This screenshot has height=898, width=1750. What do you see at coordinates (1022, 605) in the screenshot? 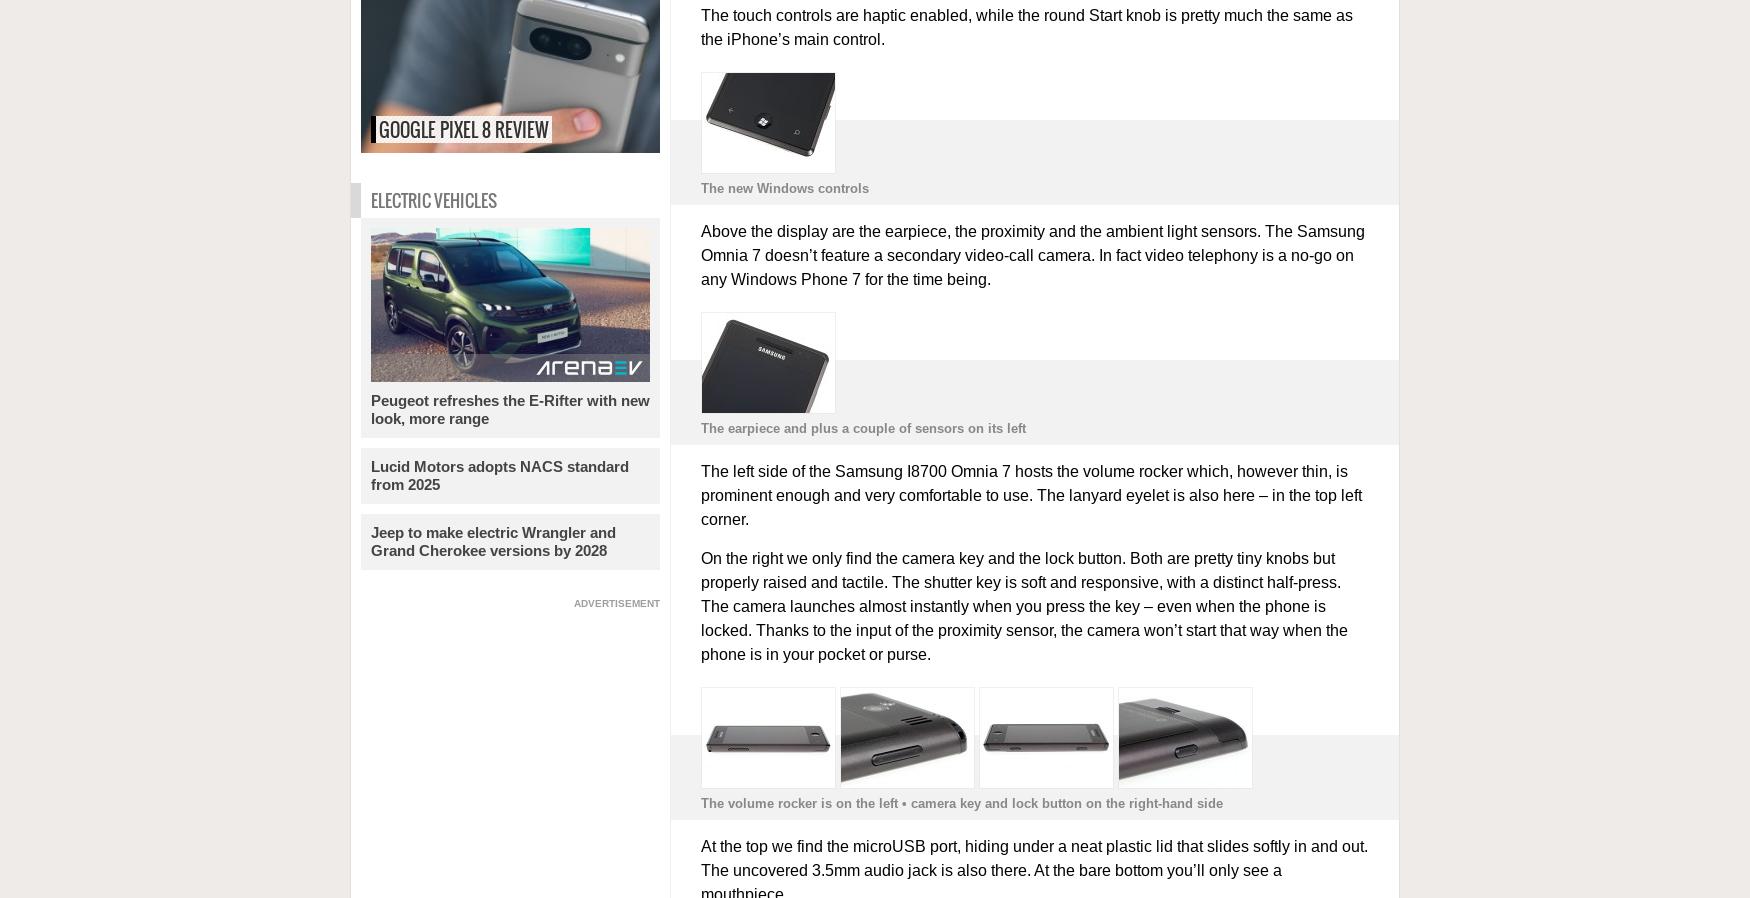
I see `'On the right we only find the camera key and the lock button. Both are pretty tiny knobs but properly raised and tactile. The shutter key is soft and responsive, with a distinct half-press. The camera launches almost instantly when you press the key – even when the phone is locked. Thanks to the input of the proximity sensor, the camera won’t start that way when the phone is in your pocket or purse.'` at bounding box center [1022, 605].